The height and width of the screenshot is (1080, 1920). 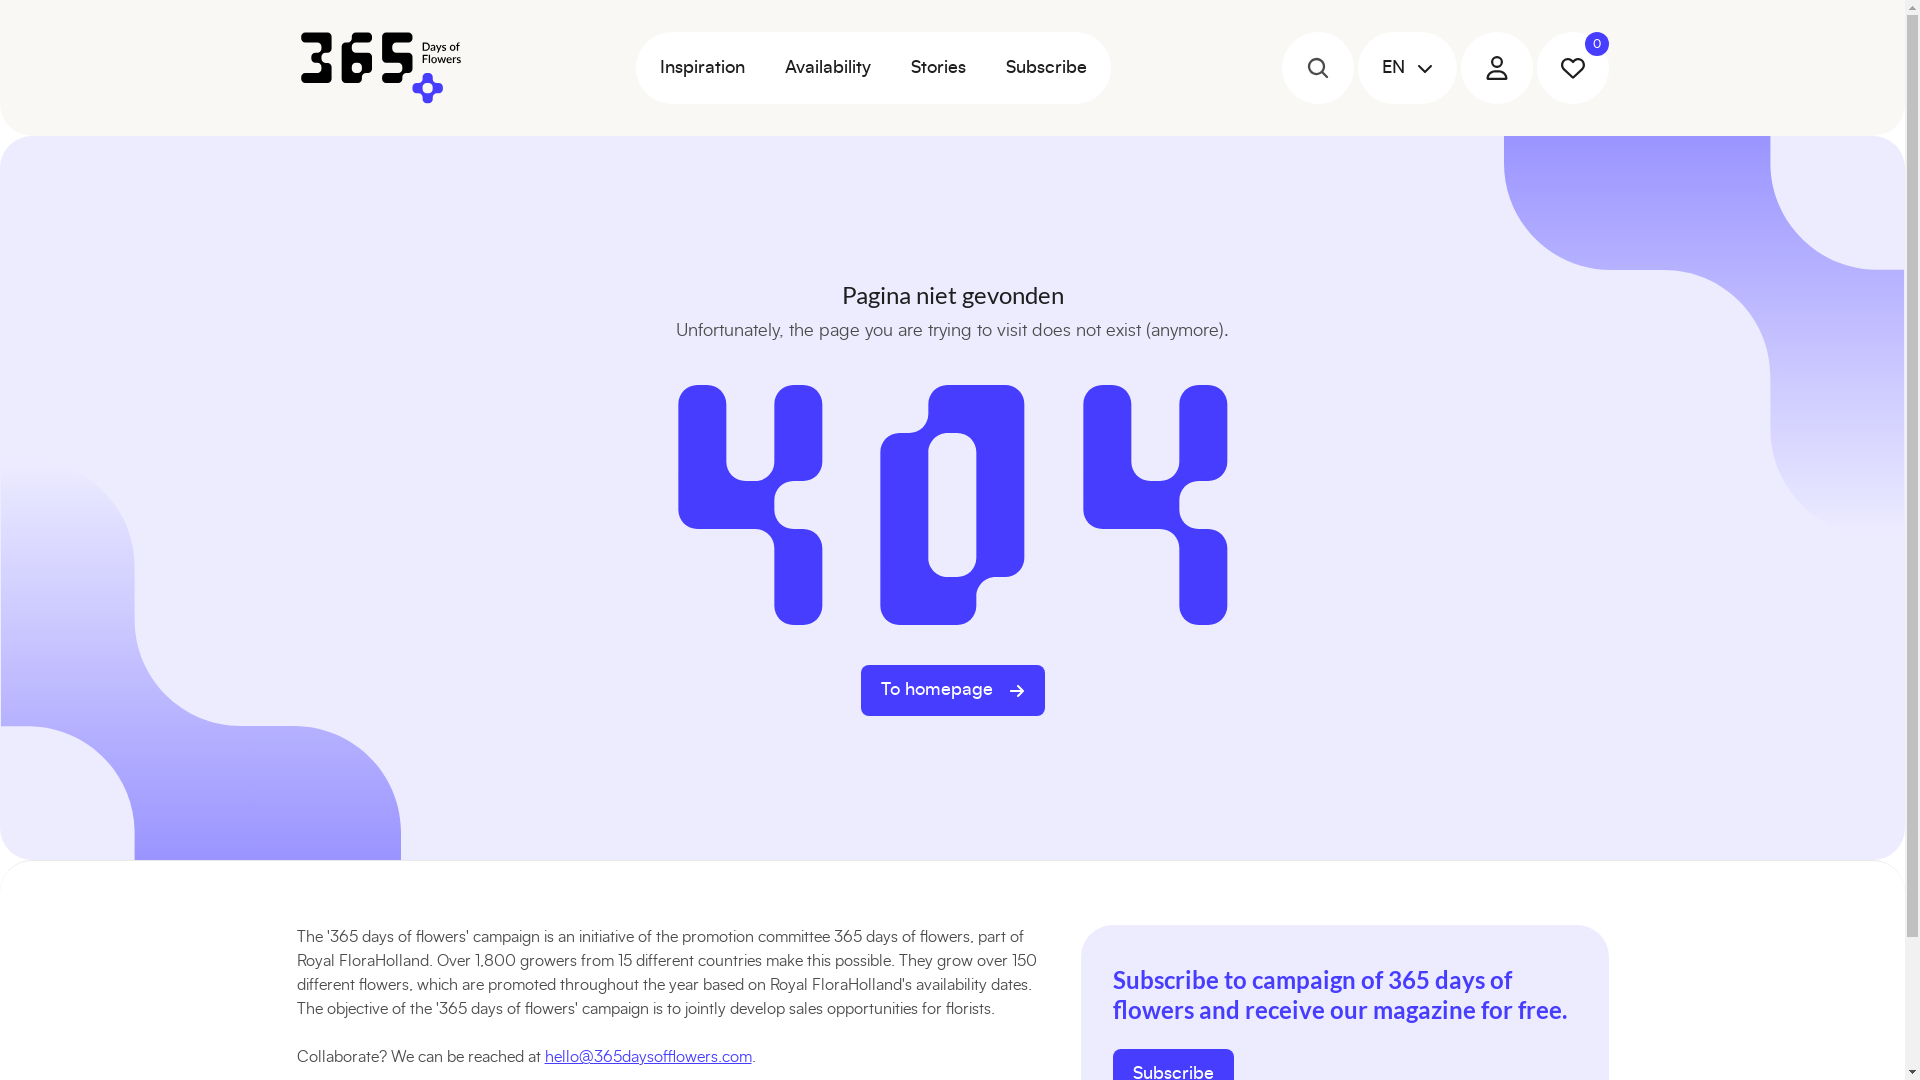 What do you see at coordinates (826, 67) in the screenshot?
I see `'Availability'` at bounding box center [826, 67].